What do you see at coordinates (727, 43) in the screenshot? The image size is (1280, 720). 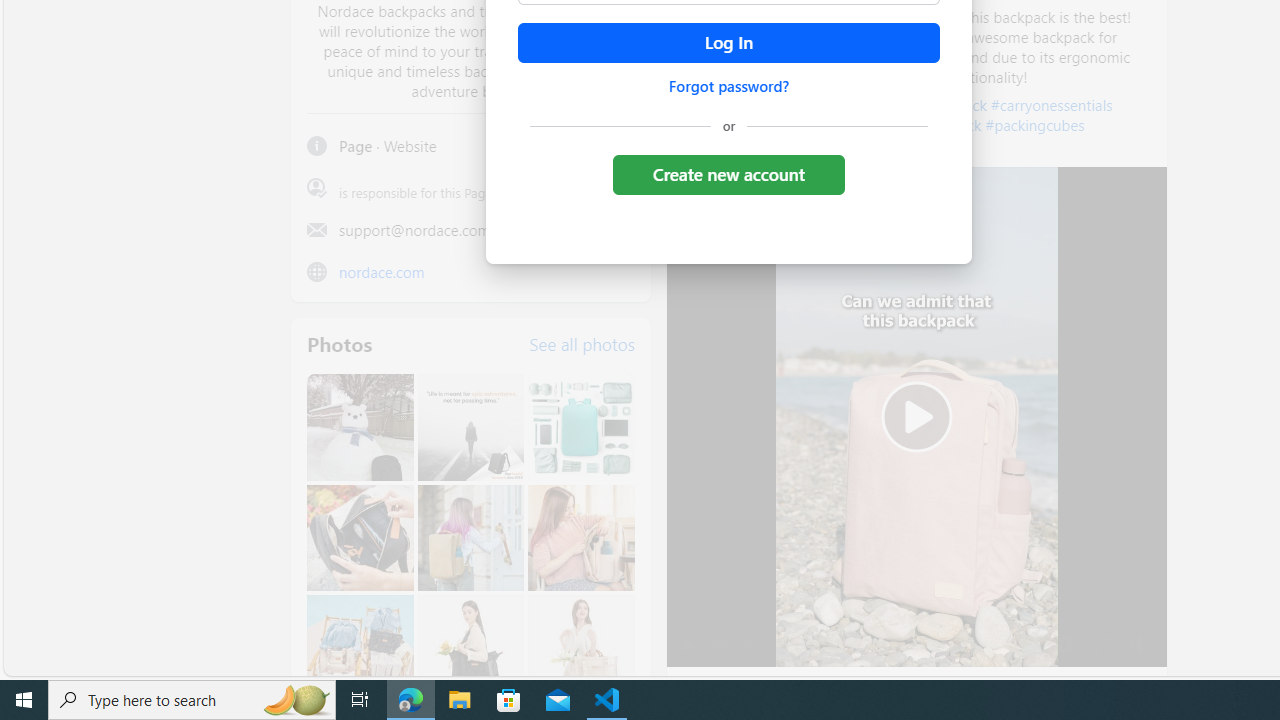 I see `'Accessible login button'` at bounding box center [727, 43].